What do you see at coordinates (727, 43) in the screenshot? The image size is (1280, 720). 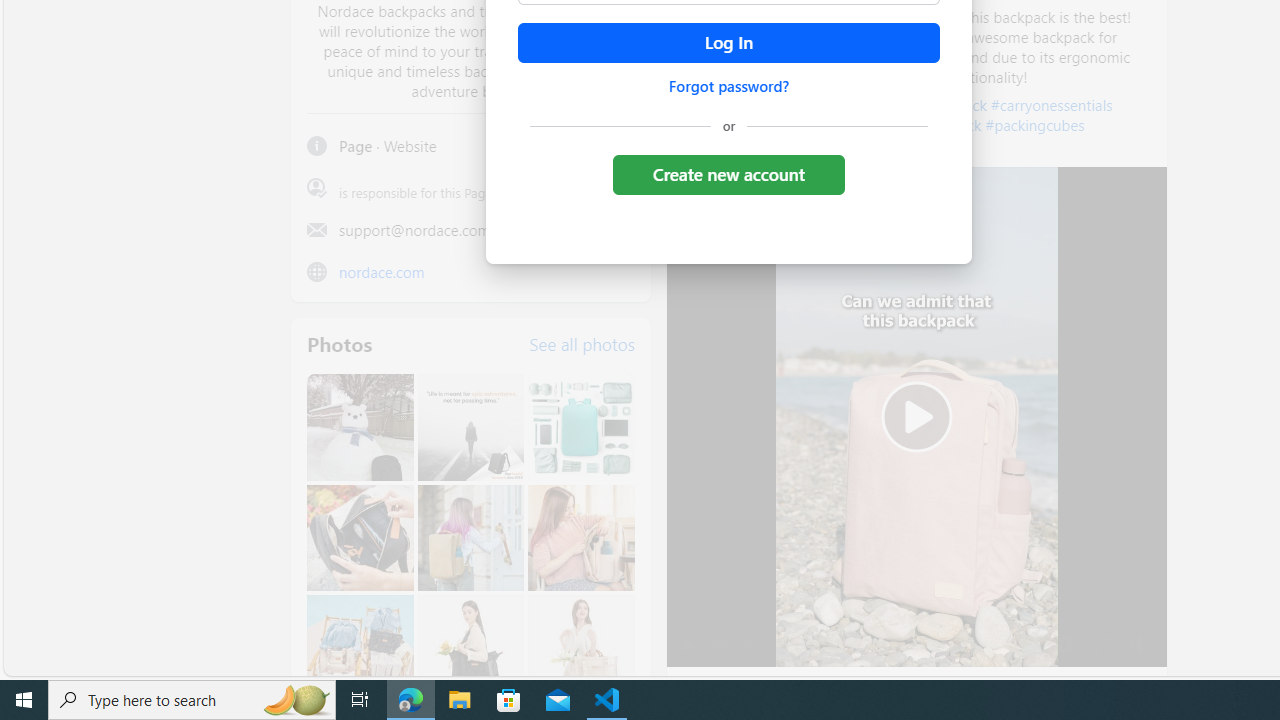 I see `'Accessible login button'` at bounding box center [727, 43].